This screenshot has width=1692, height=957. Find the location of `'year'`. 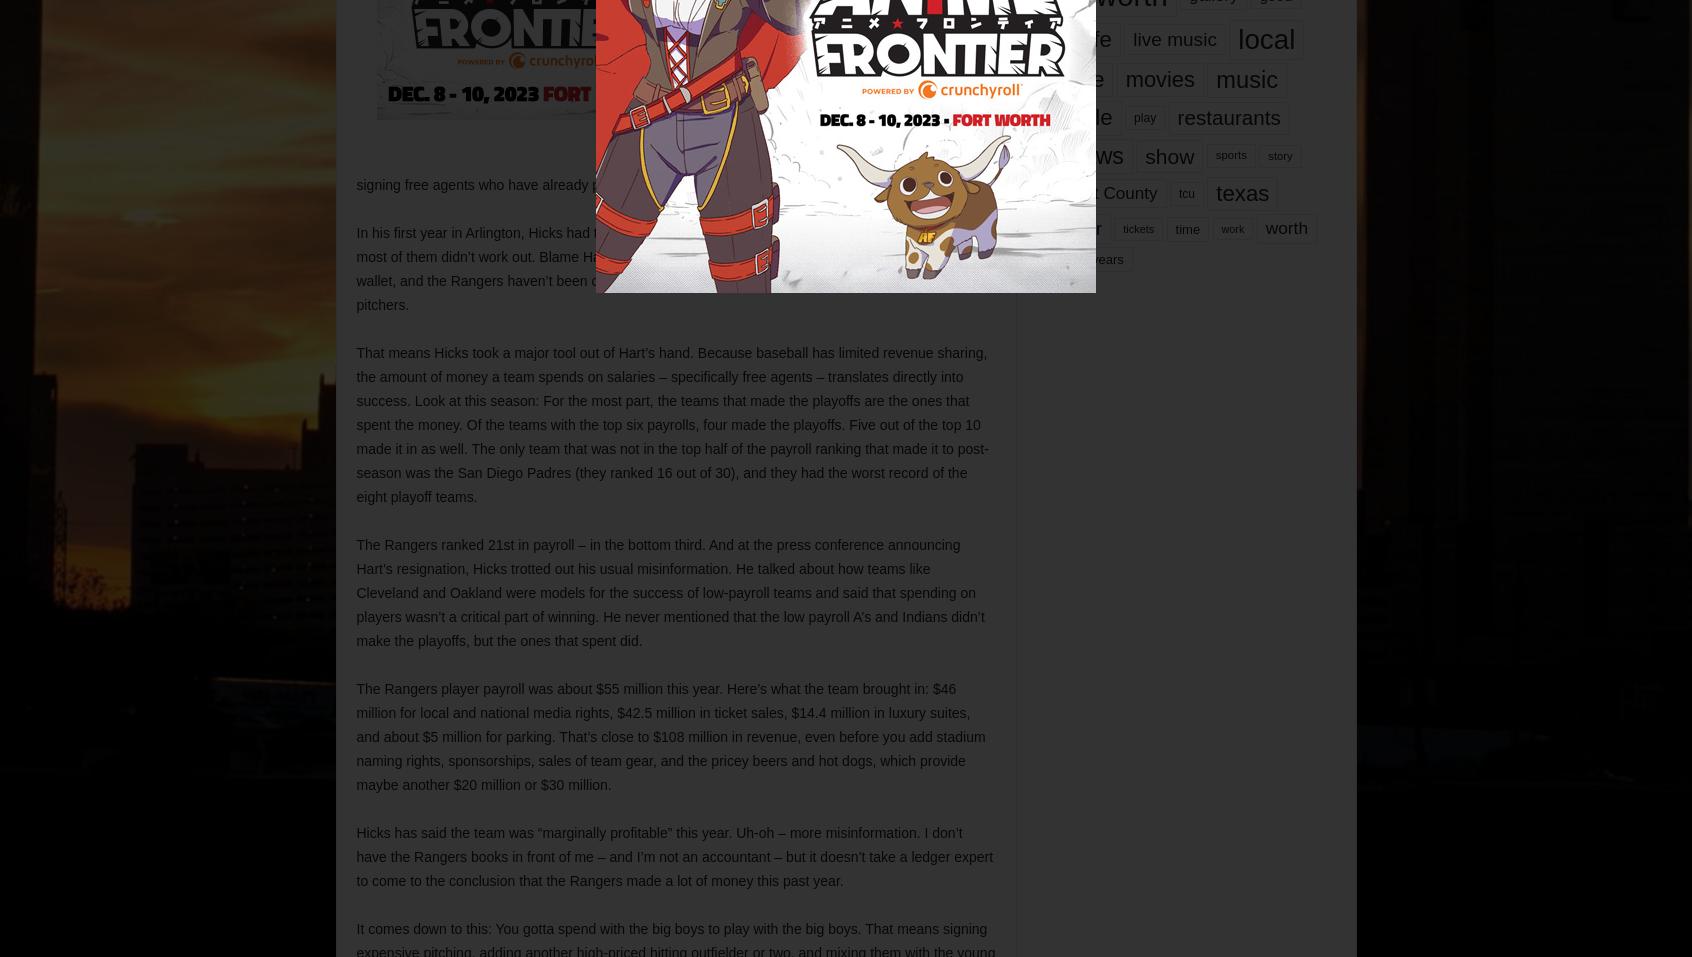

'year' is located at coordinates (1056, 257).